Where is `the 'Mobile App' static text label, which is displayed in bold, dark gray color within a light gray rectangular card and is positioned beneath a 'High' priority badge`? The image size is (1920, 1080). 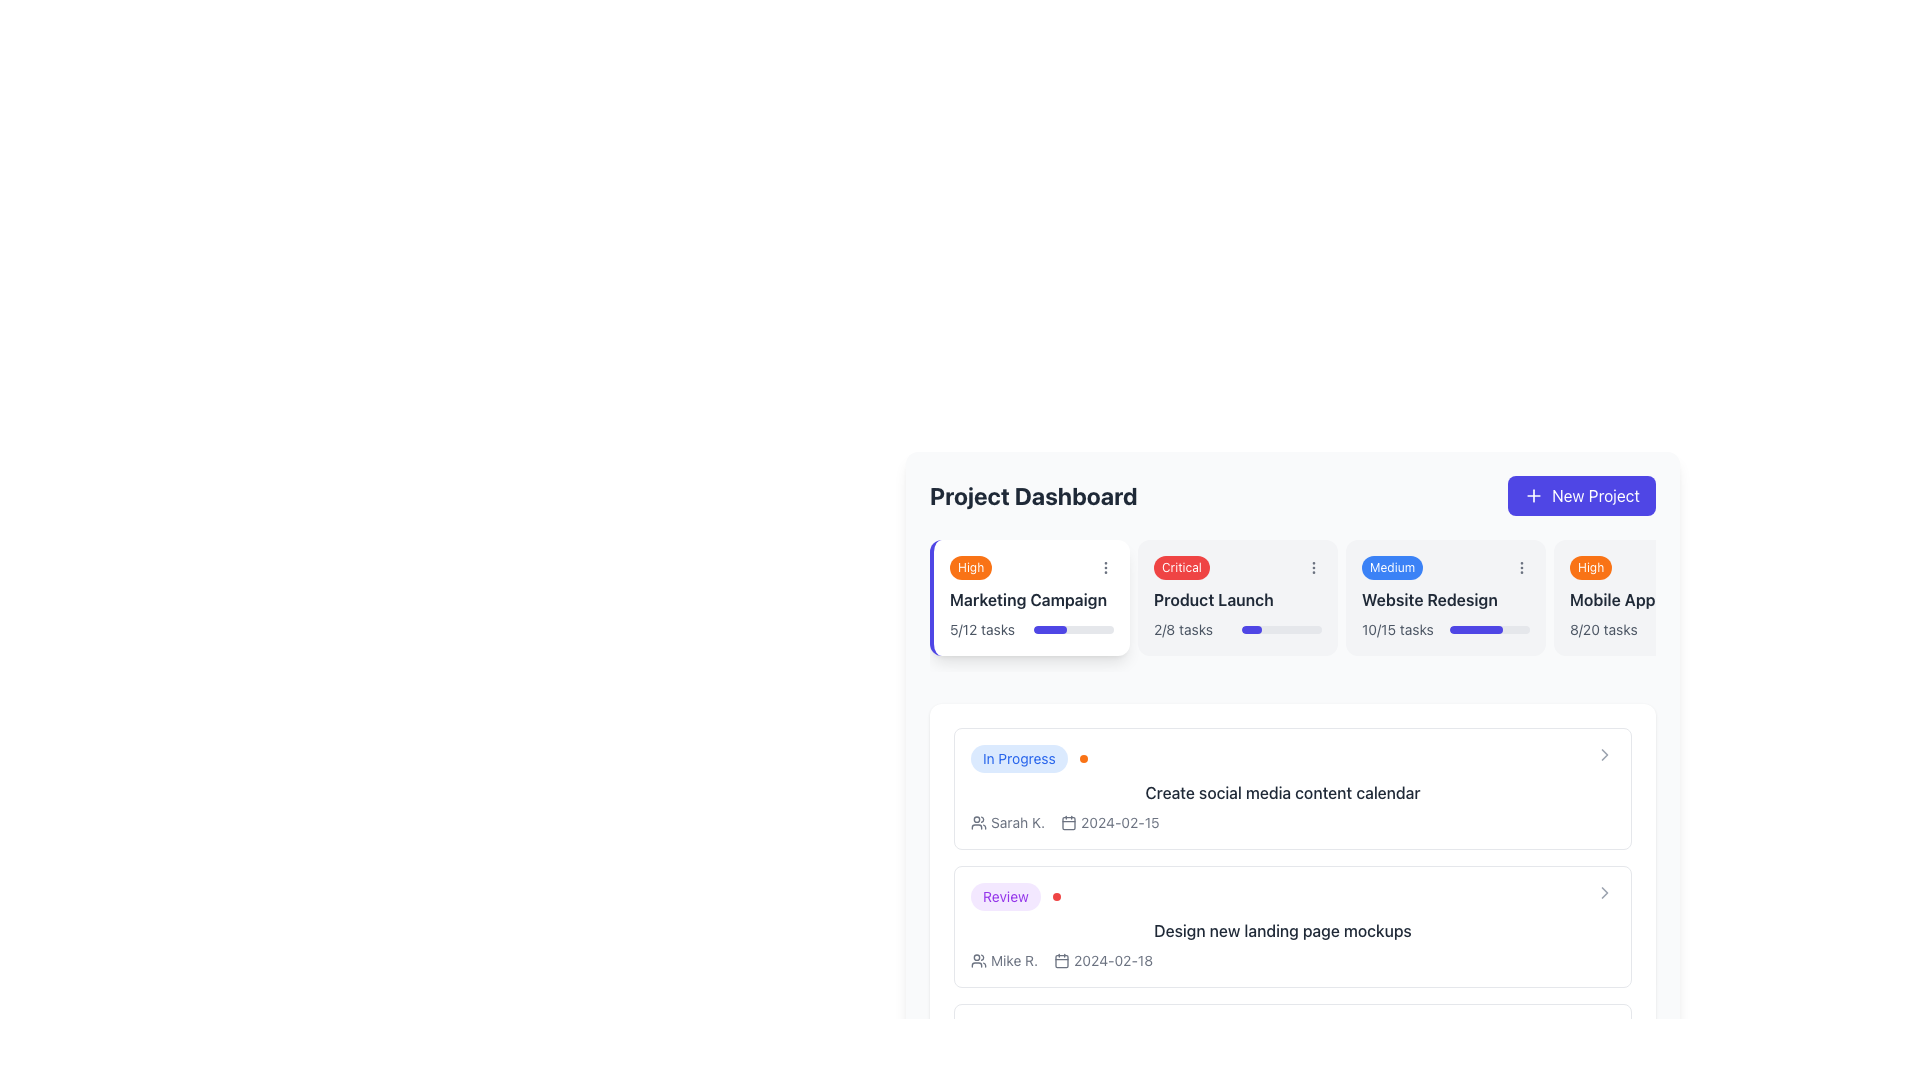 the 'Mobile App' static text label, which is displayed in bold, dark gray color within a light gray rectangular card and is positioned beneath a 'High' priority badge is located at coordinates (1654, 599).